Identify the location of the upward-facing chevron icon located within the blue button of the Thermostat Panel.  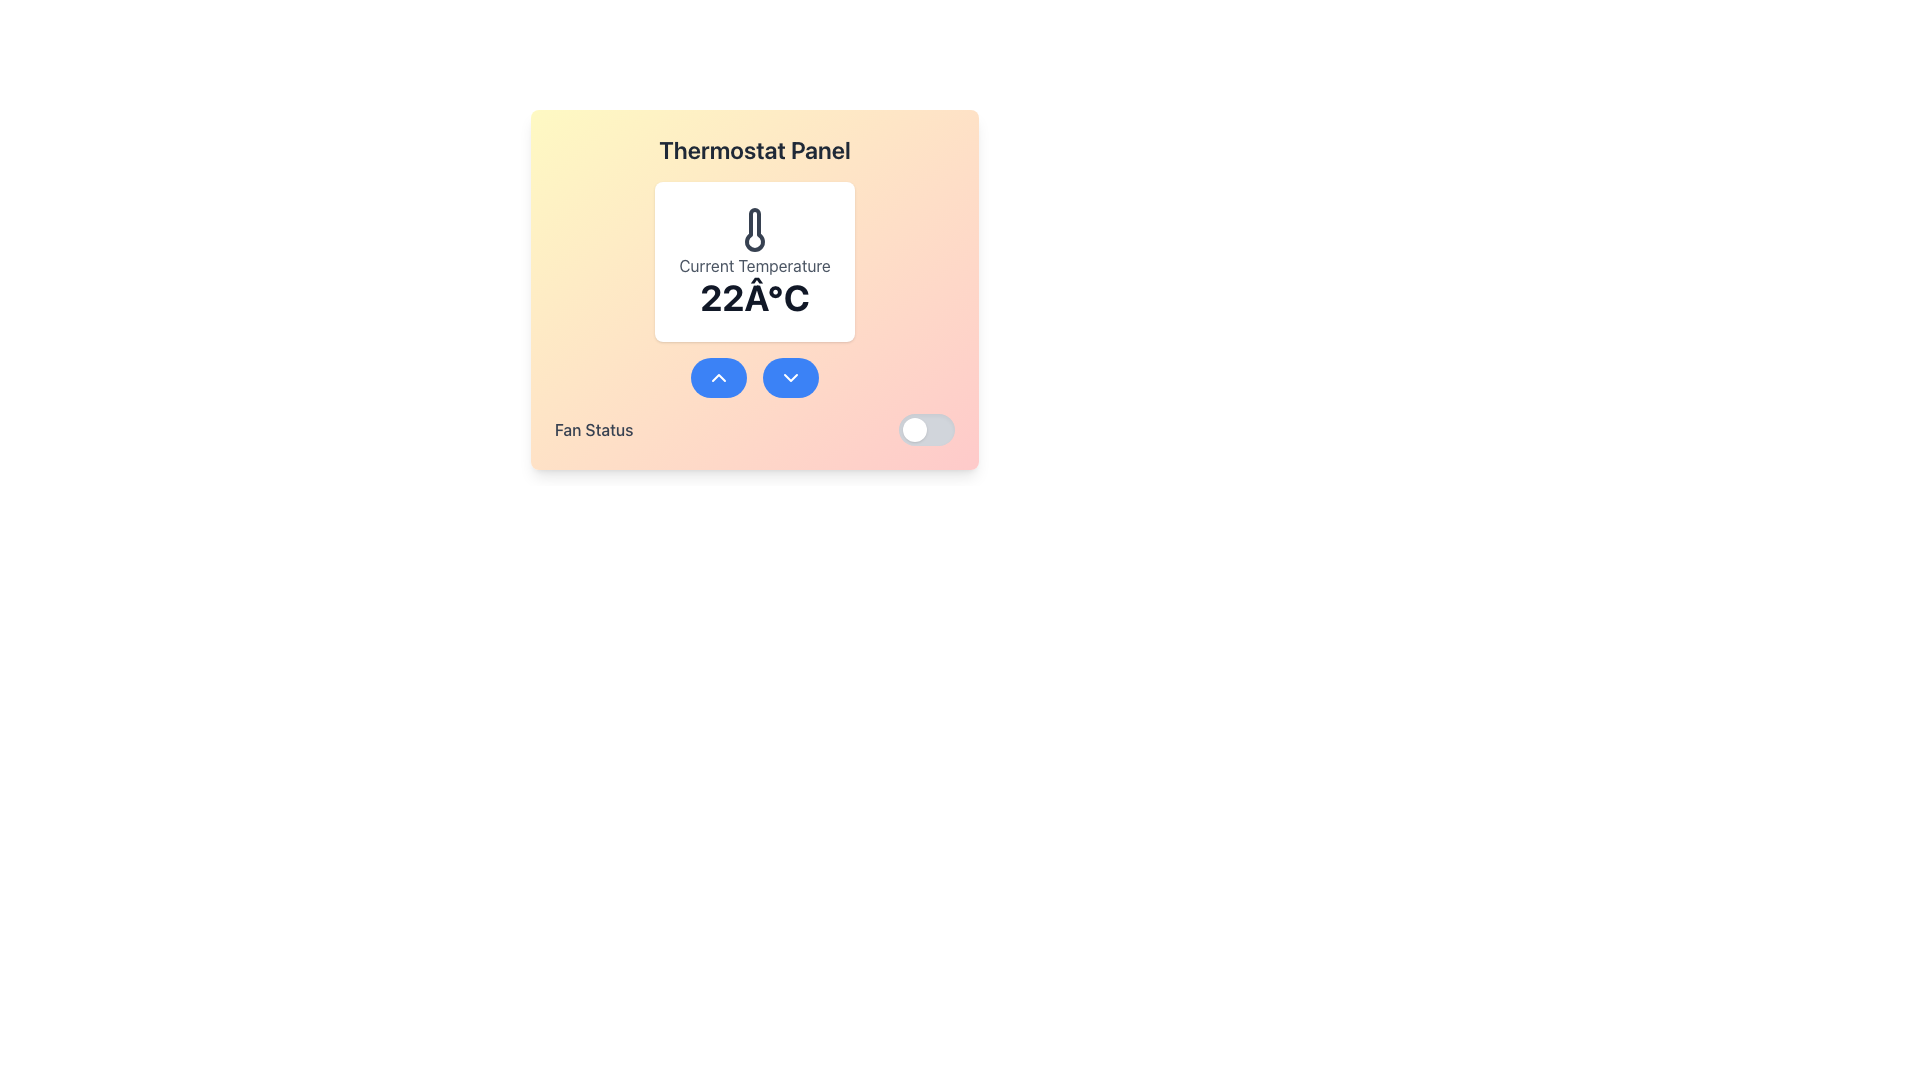
(719, 378).